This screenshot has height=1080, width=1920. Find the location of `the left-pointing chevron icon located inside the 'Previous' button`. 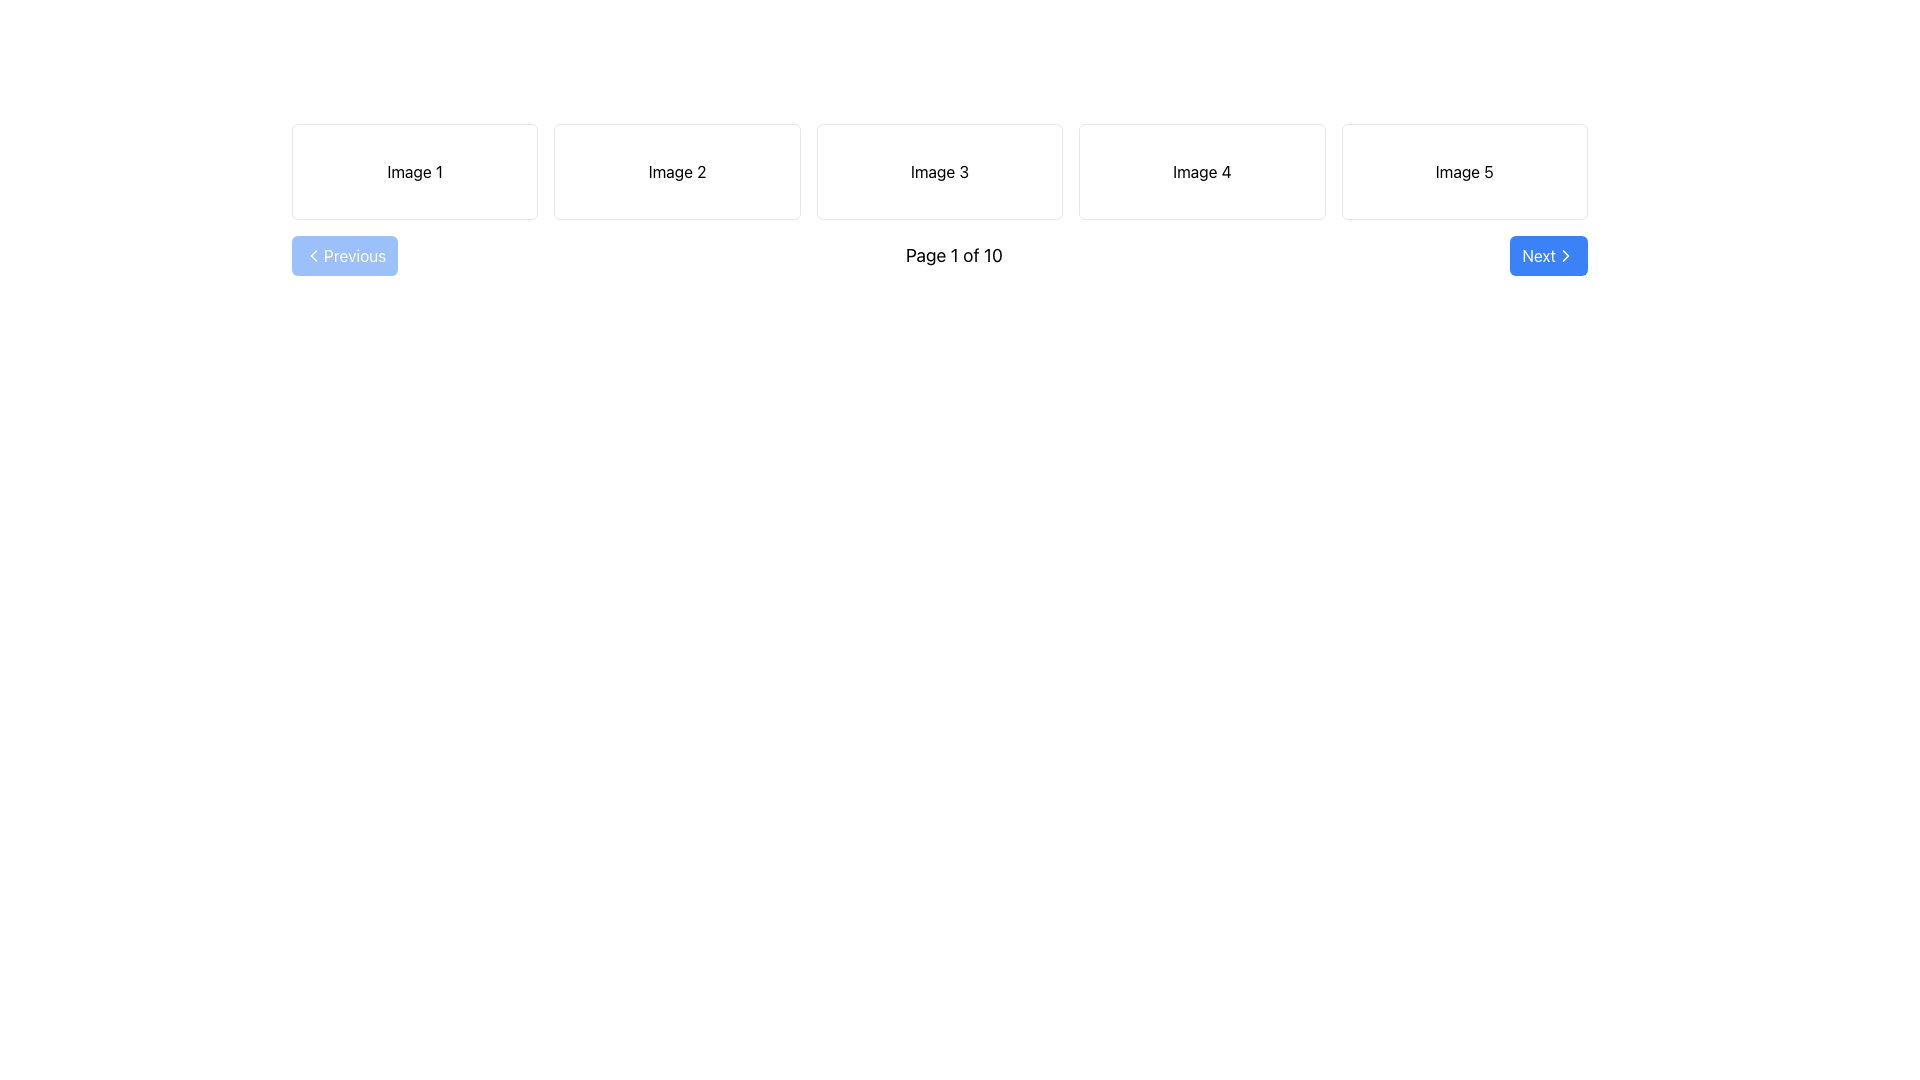

the left-pointing chevron icon located inside the 'Previous' button is located at coordinates (312, 254).